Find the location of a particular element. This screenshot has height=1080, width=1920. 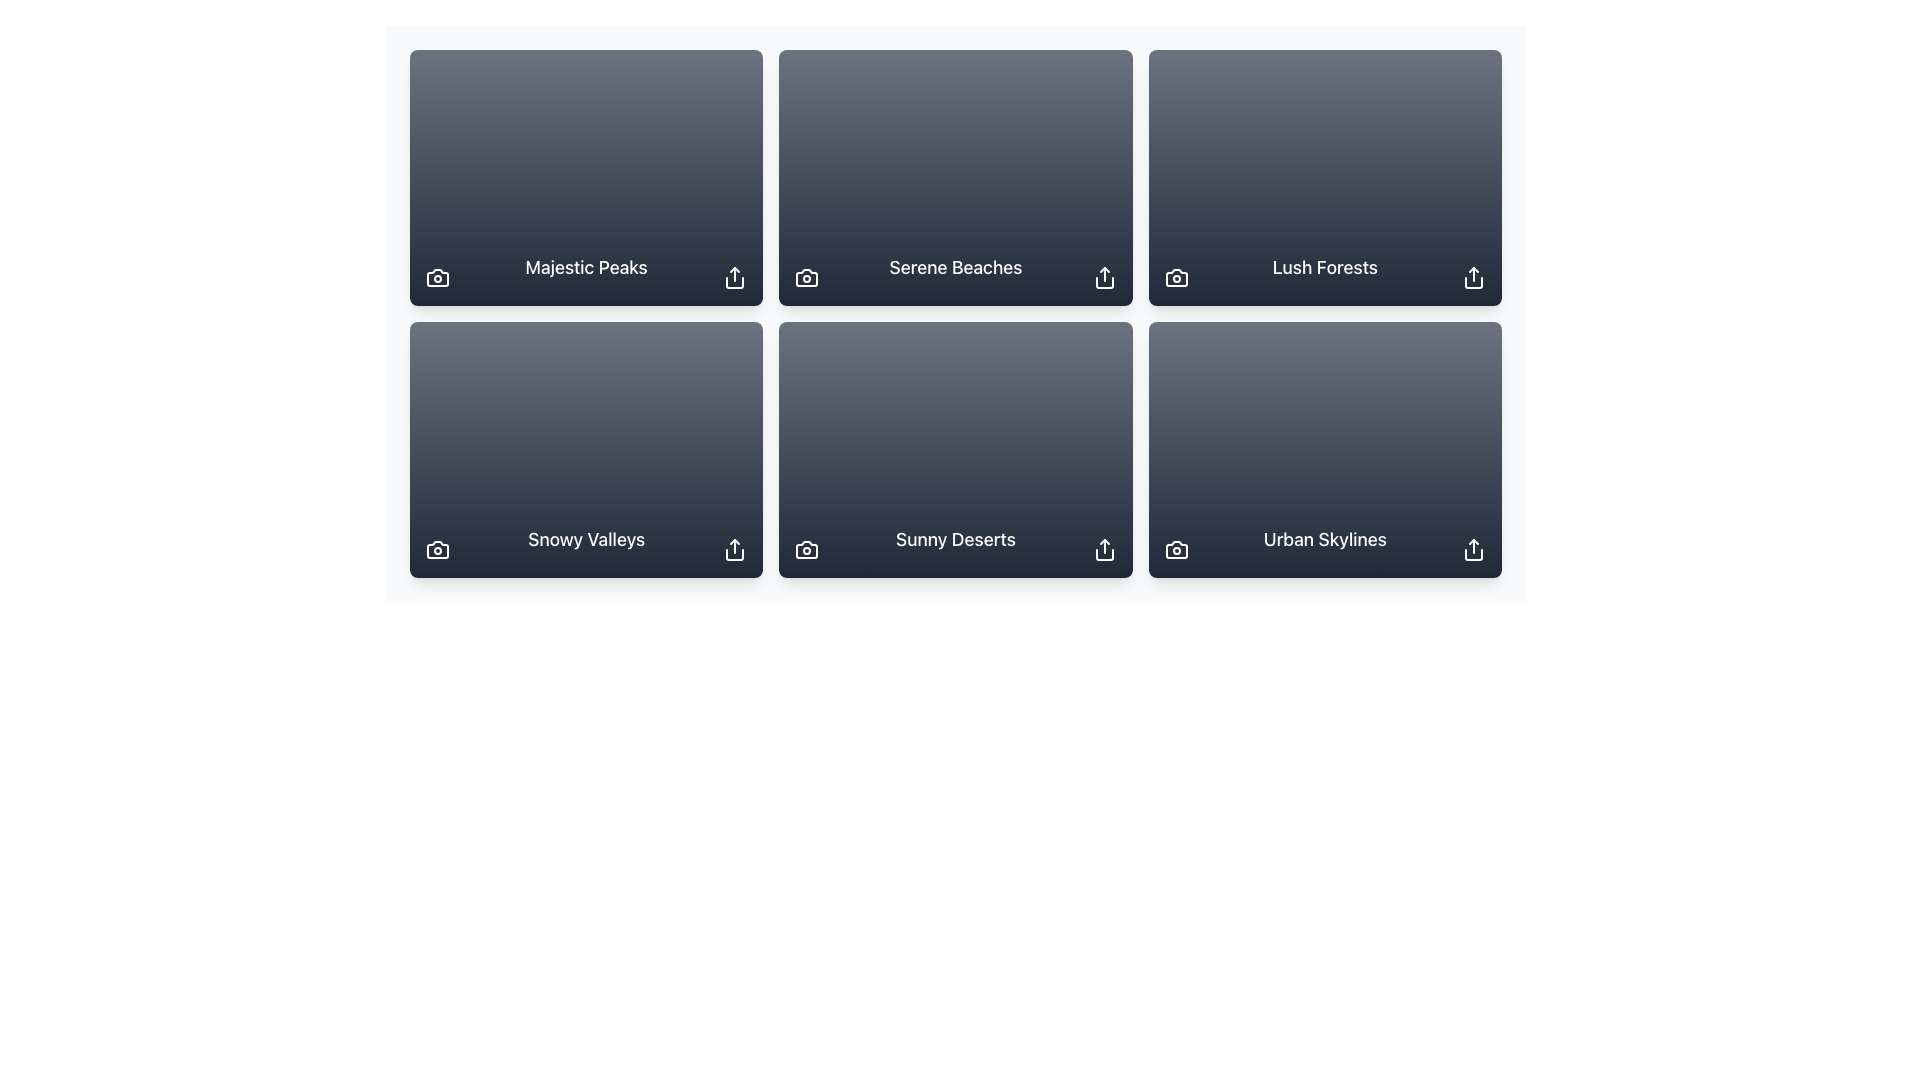

the camera icon in the bottom-left corner of the 'Lush Forests' card is located at coordinates (1176, 277).